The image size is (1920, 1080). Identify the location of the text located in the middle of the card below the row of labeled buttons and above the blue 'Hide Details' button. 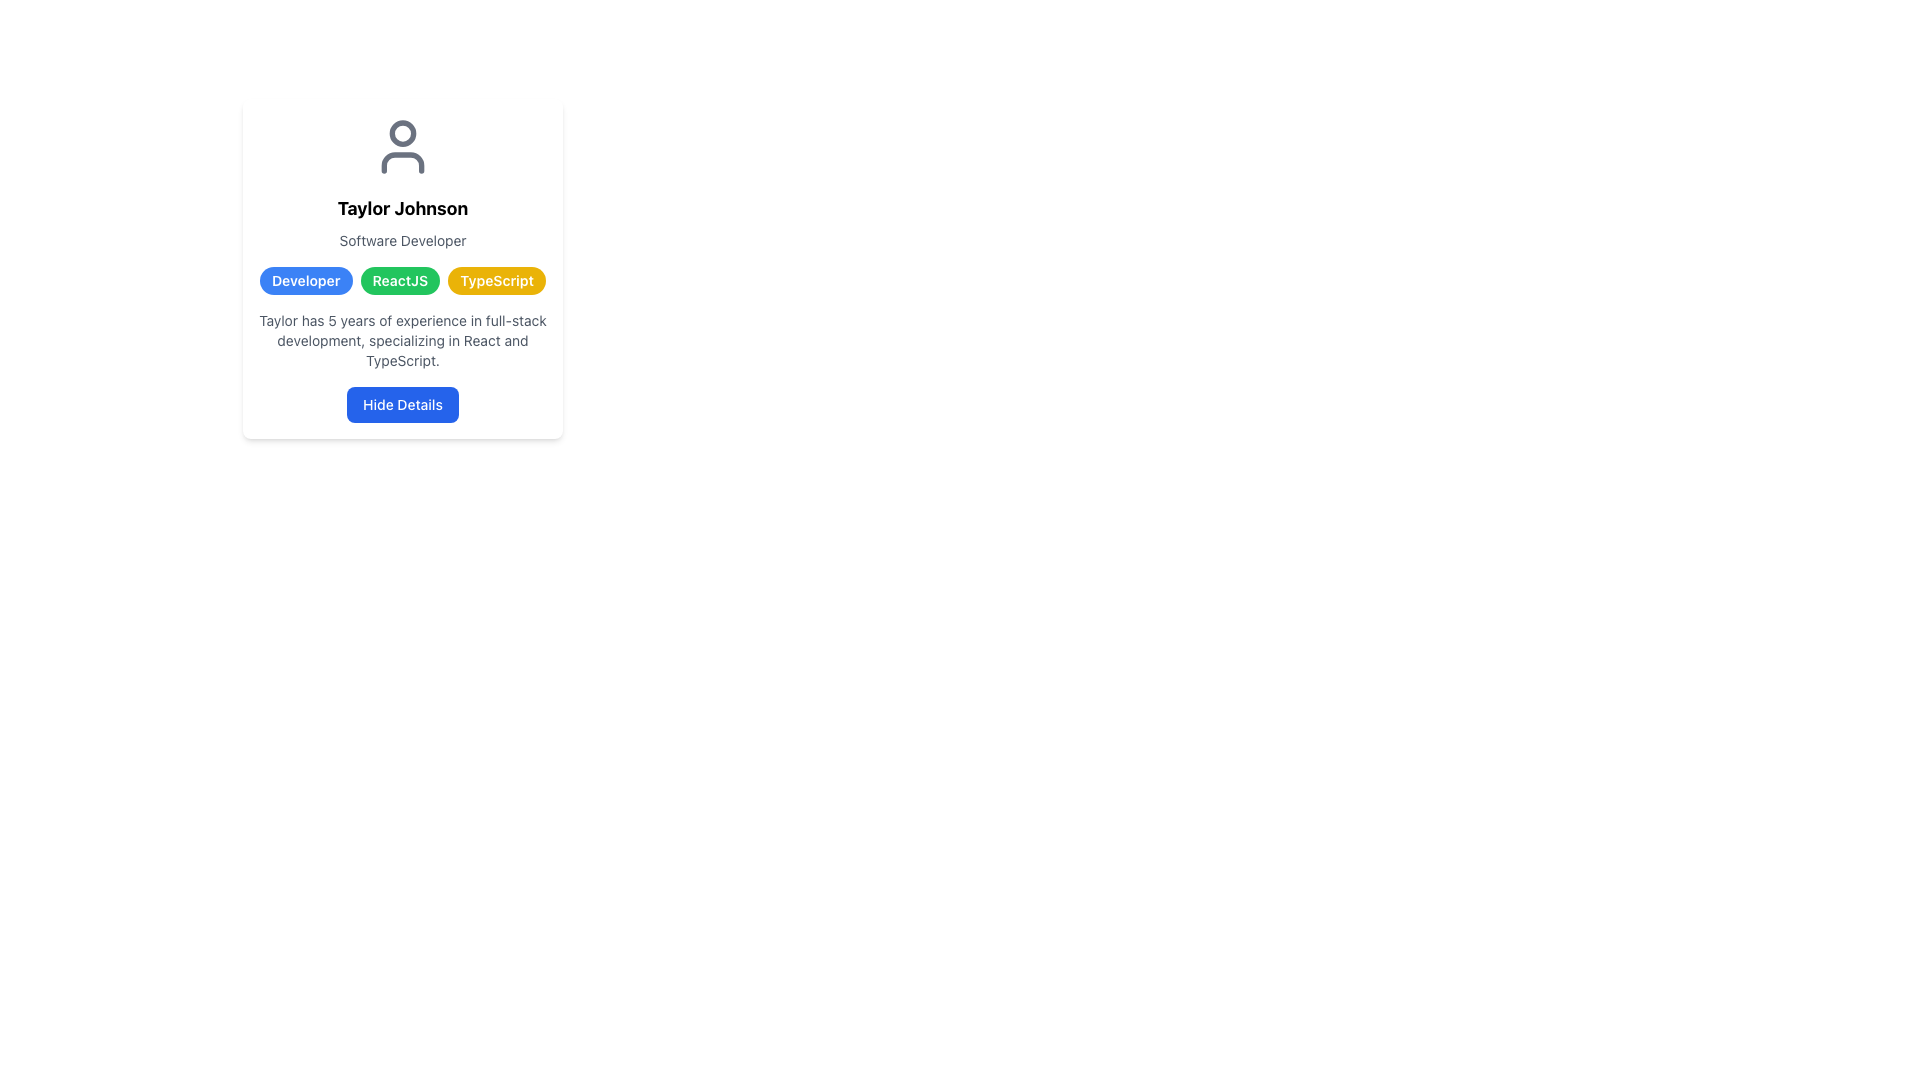
(402, 339).